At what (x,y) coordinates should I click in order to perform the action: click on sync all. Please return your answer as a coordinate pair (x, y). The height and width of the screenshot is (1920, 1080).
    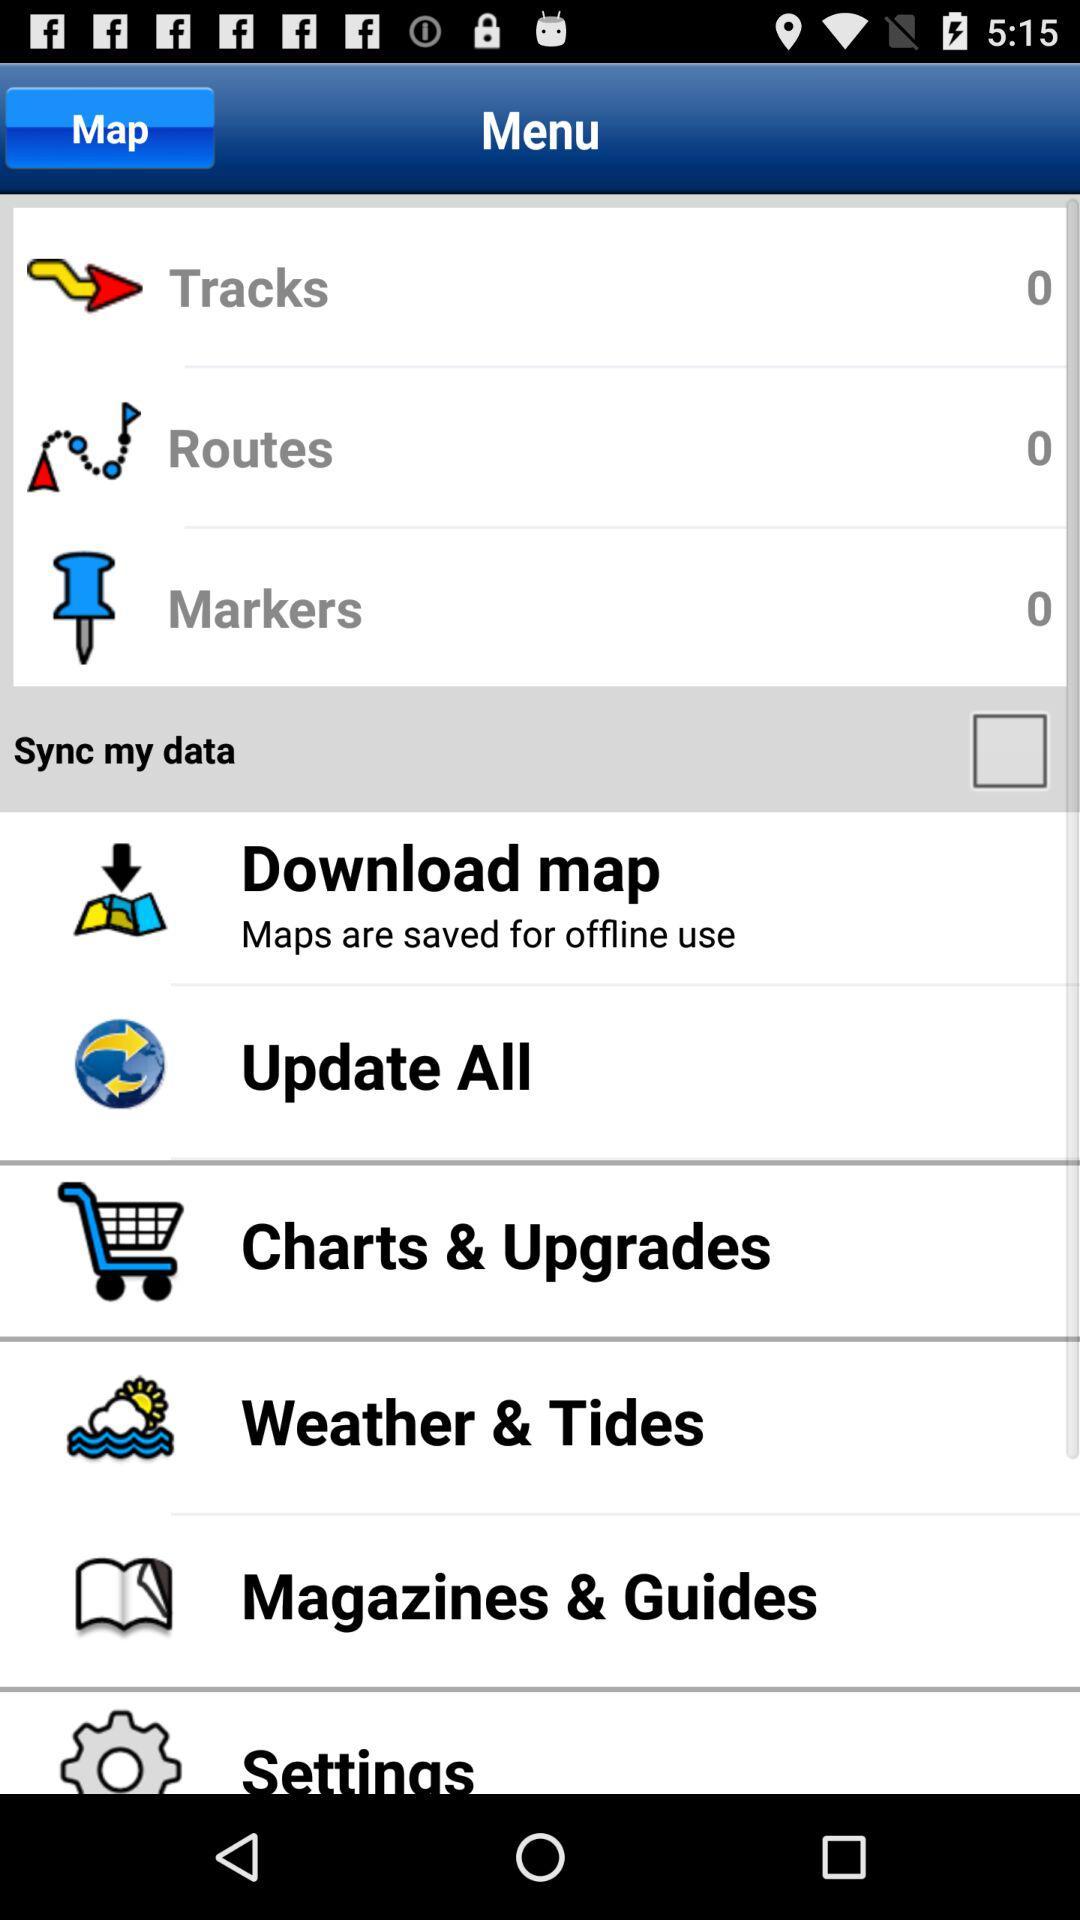
    Looking at the image, I should click on (1012, 748).